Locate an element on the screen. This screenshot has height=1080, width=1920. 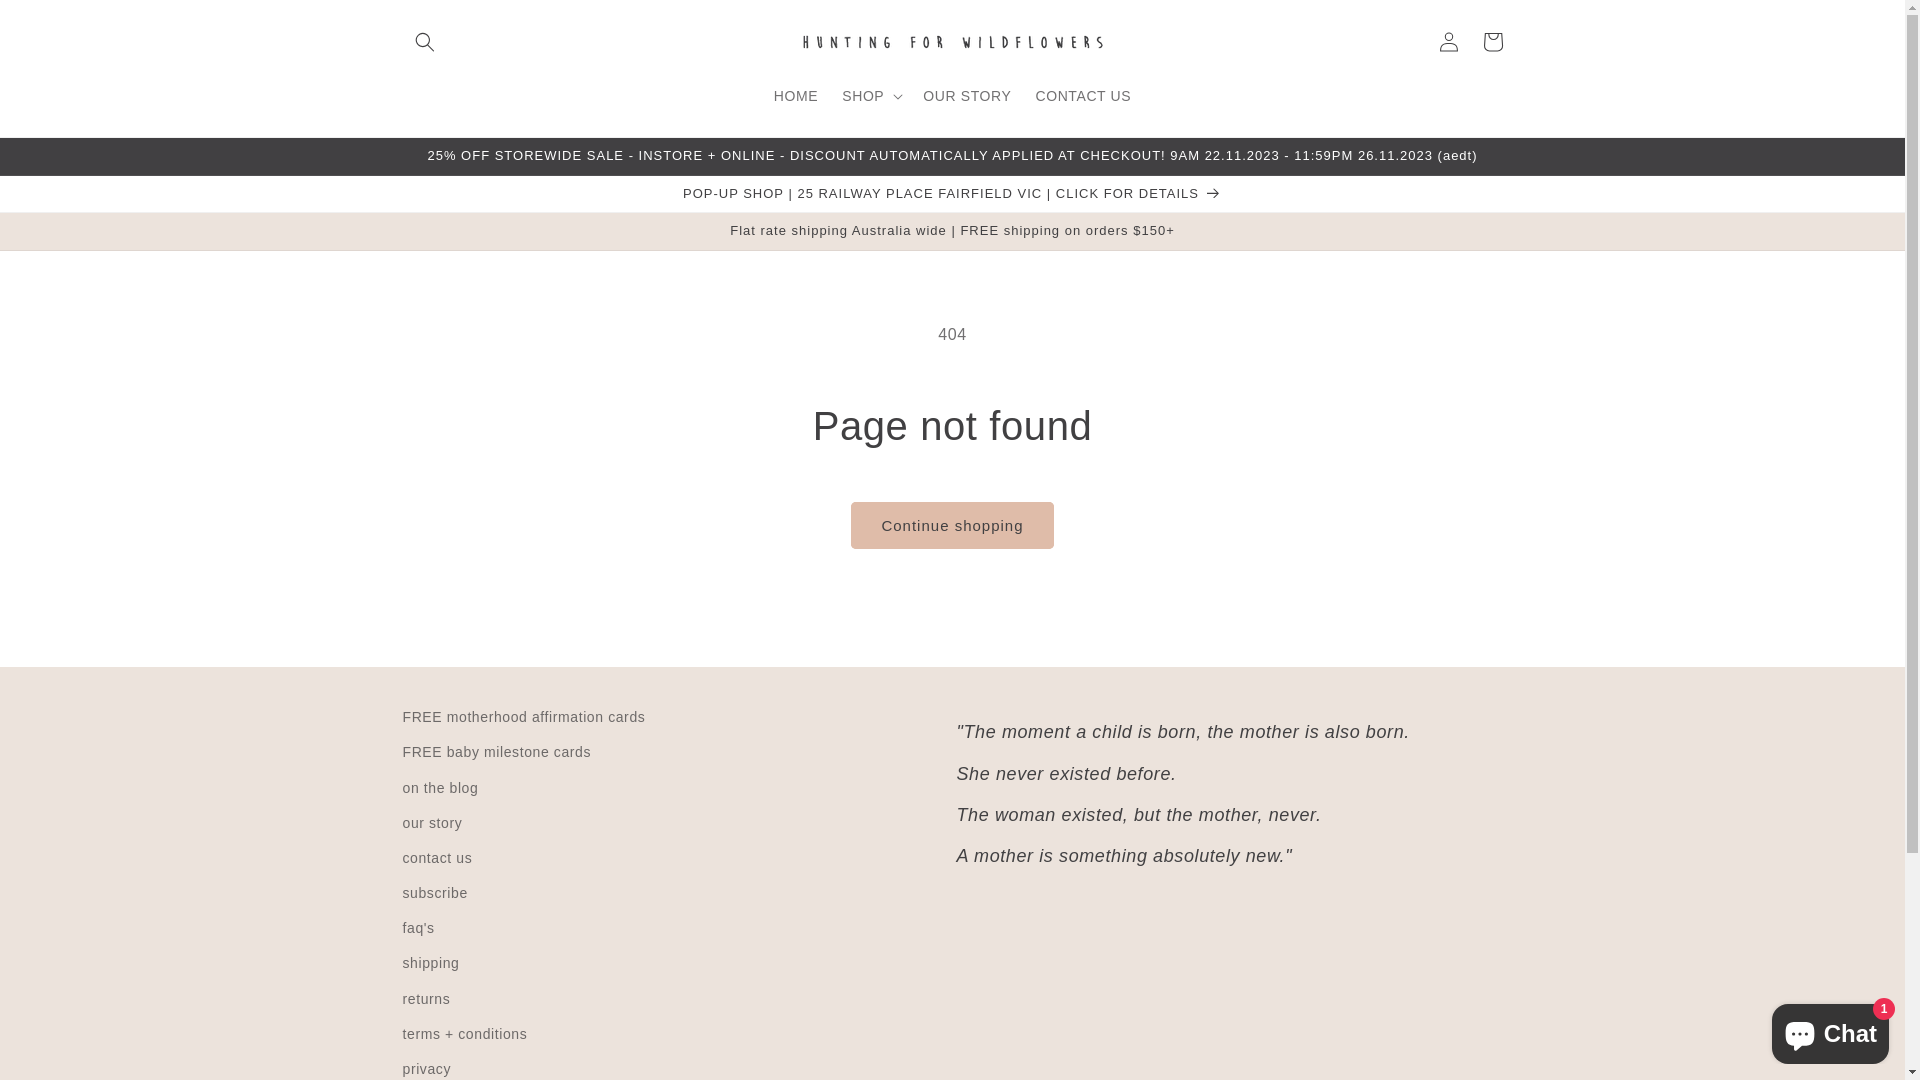
'on the blog' is located at coordinates (439, 787).